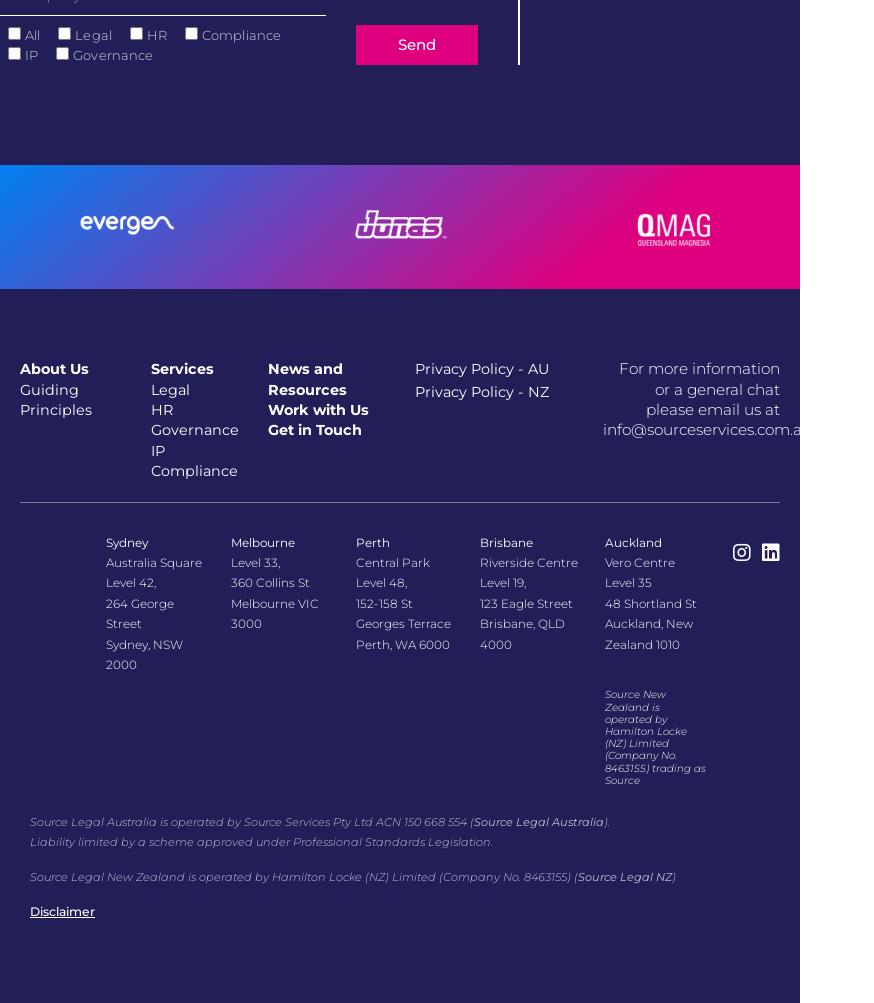  What do you see at coordinates (19, 398) in the screenshot?
I see `'Guiding Principles'` at bounding box center [19, 398].